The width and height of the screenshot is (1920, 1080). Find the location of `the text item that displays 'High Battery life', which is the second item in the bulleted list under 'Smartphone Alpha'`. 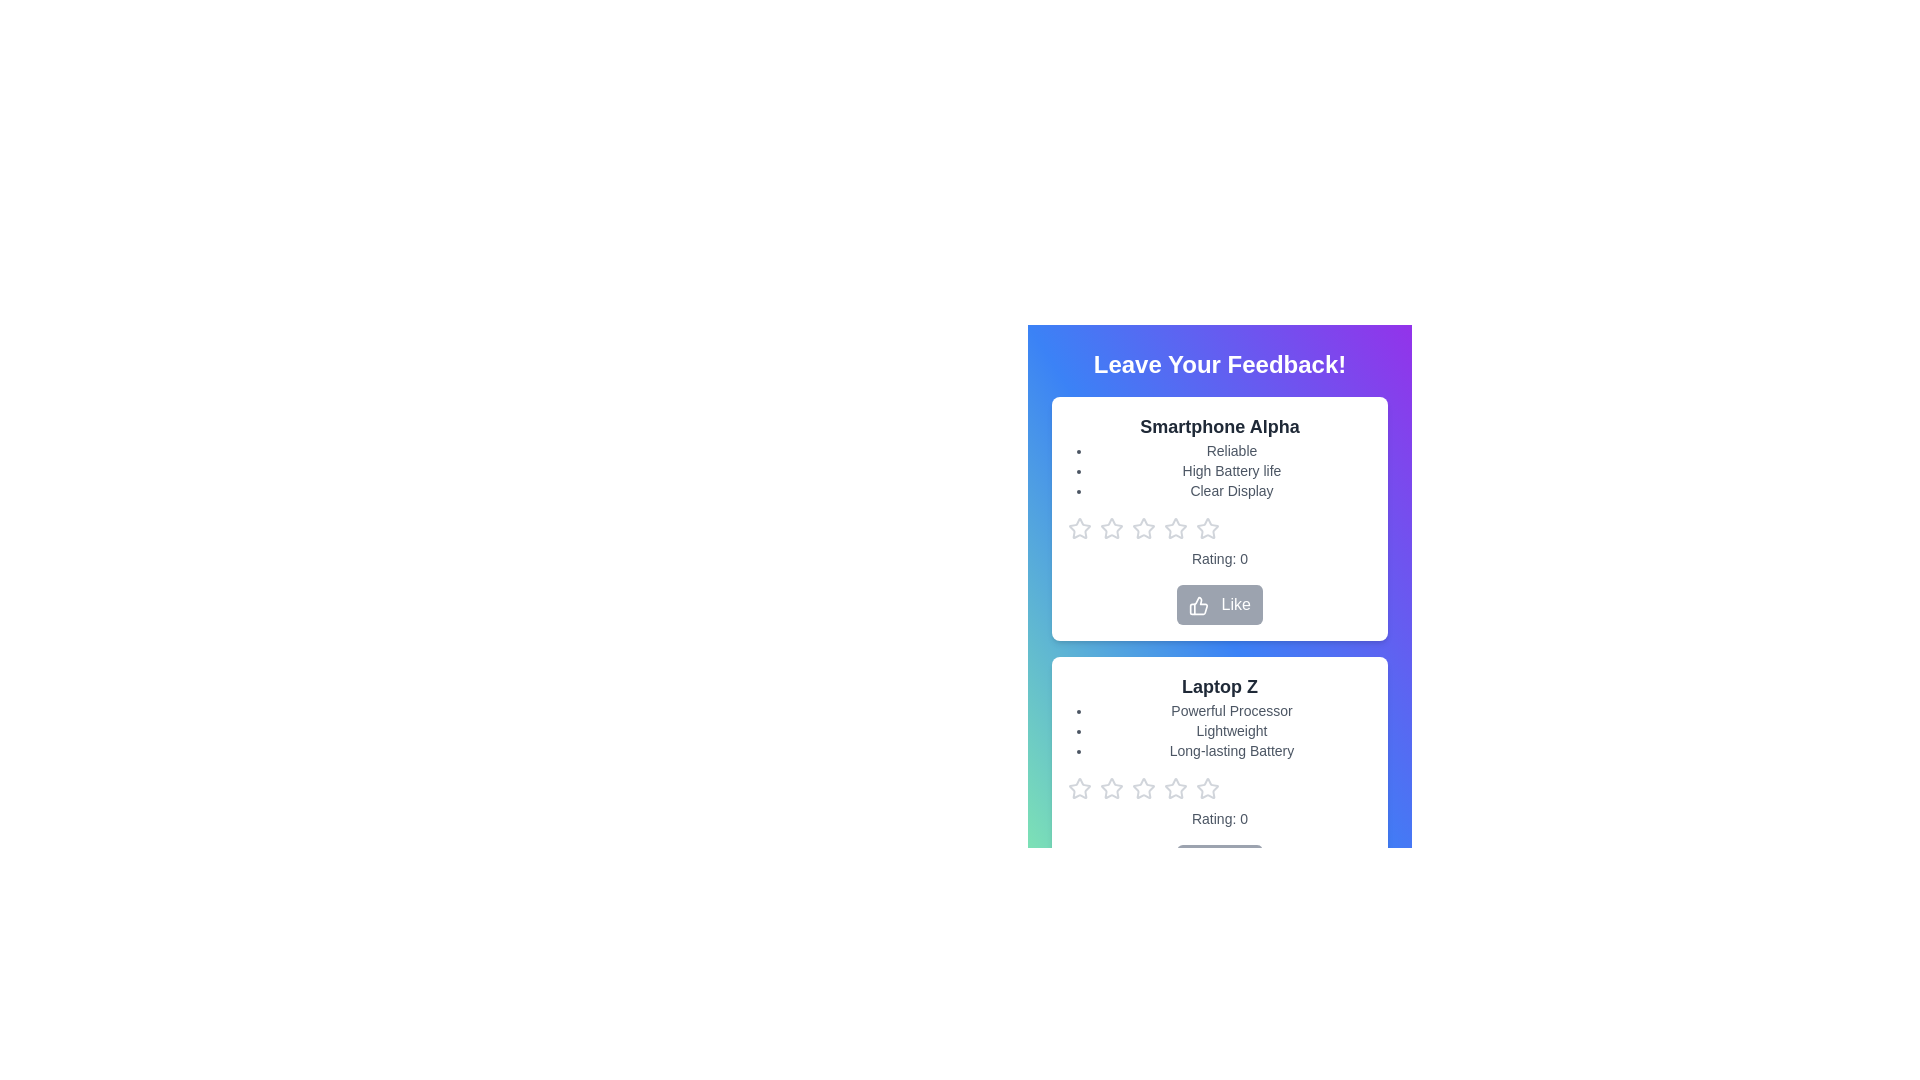

the text item that displays 'High Battery life', which is the second item in the bulleted list under 'Smartphone Alpha' is located at coordinates (1231, 470).